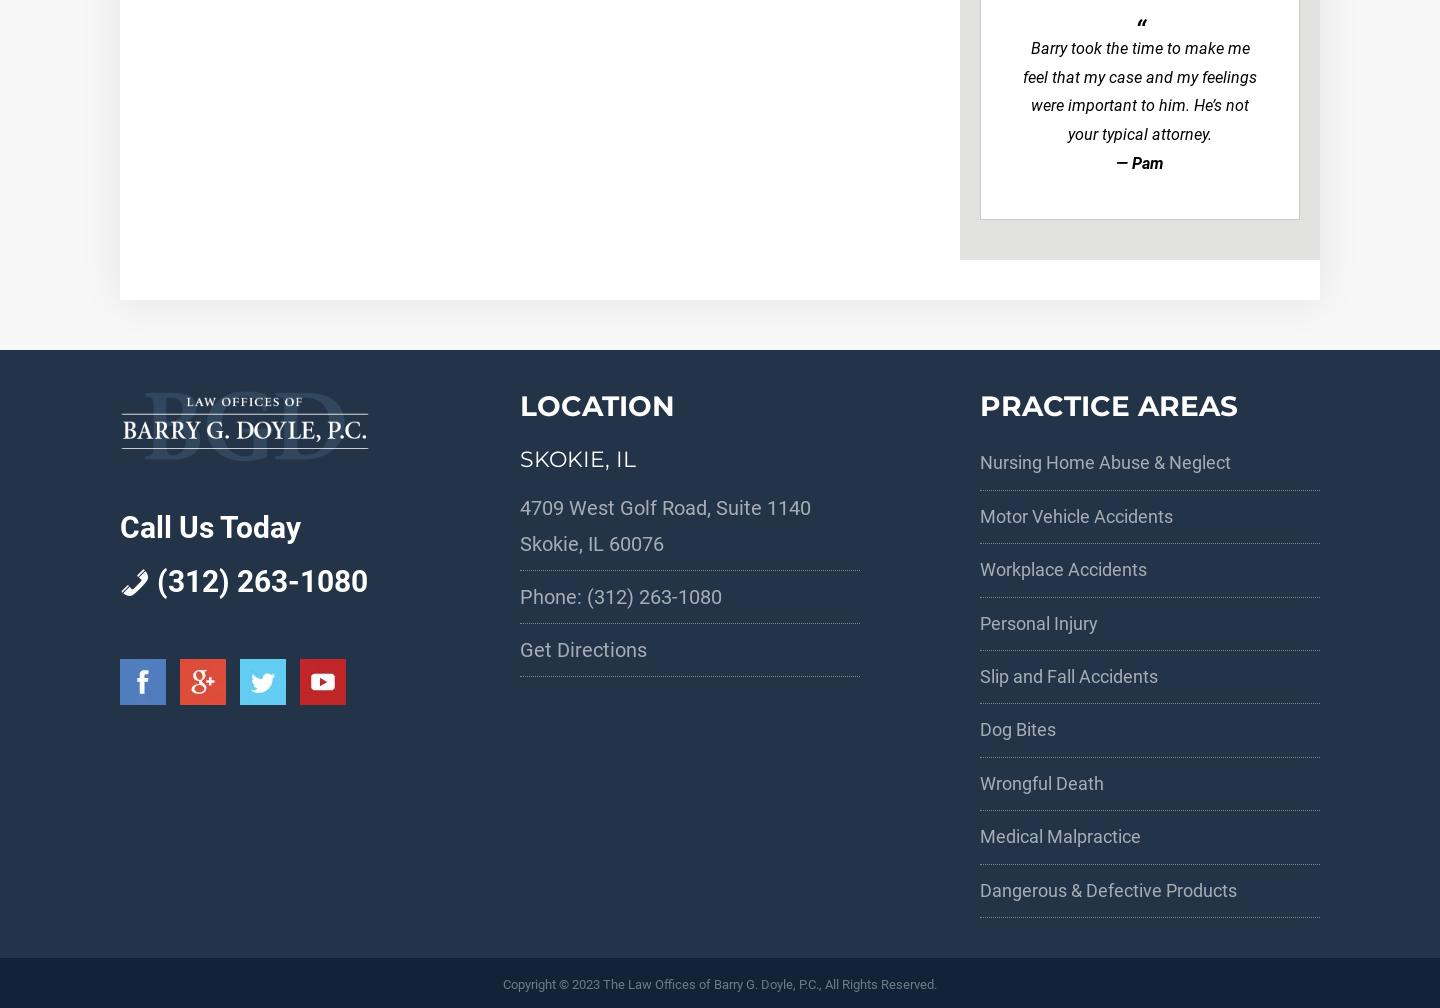 The image size is (1440, 1008). I want to click on '4709 West Golf Road, Suite 1140', so click(518, 507).